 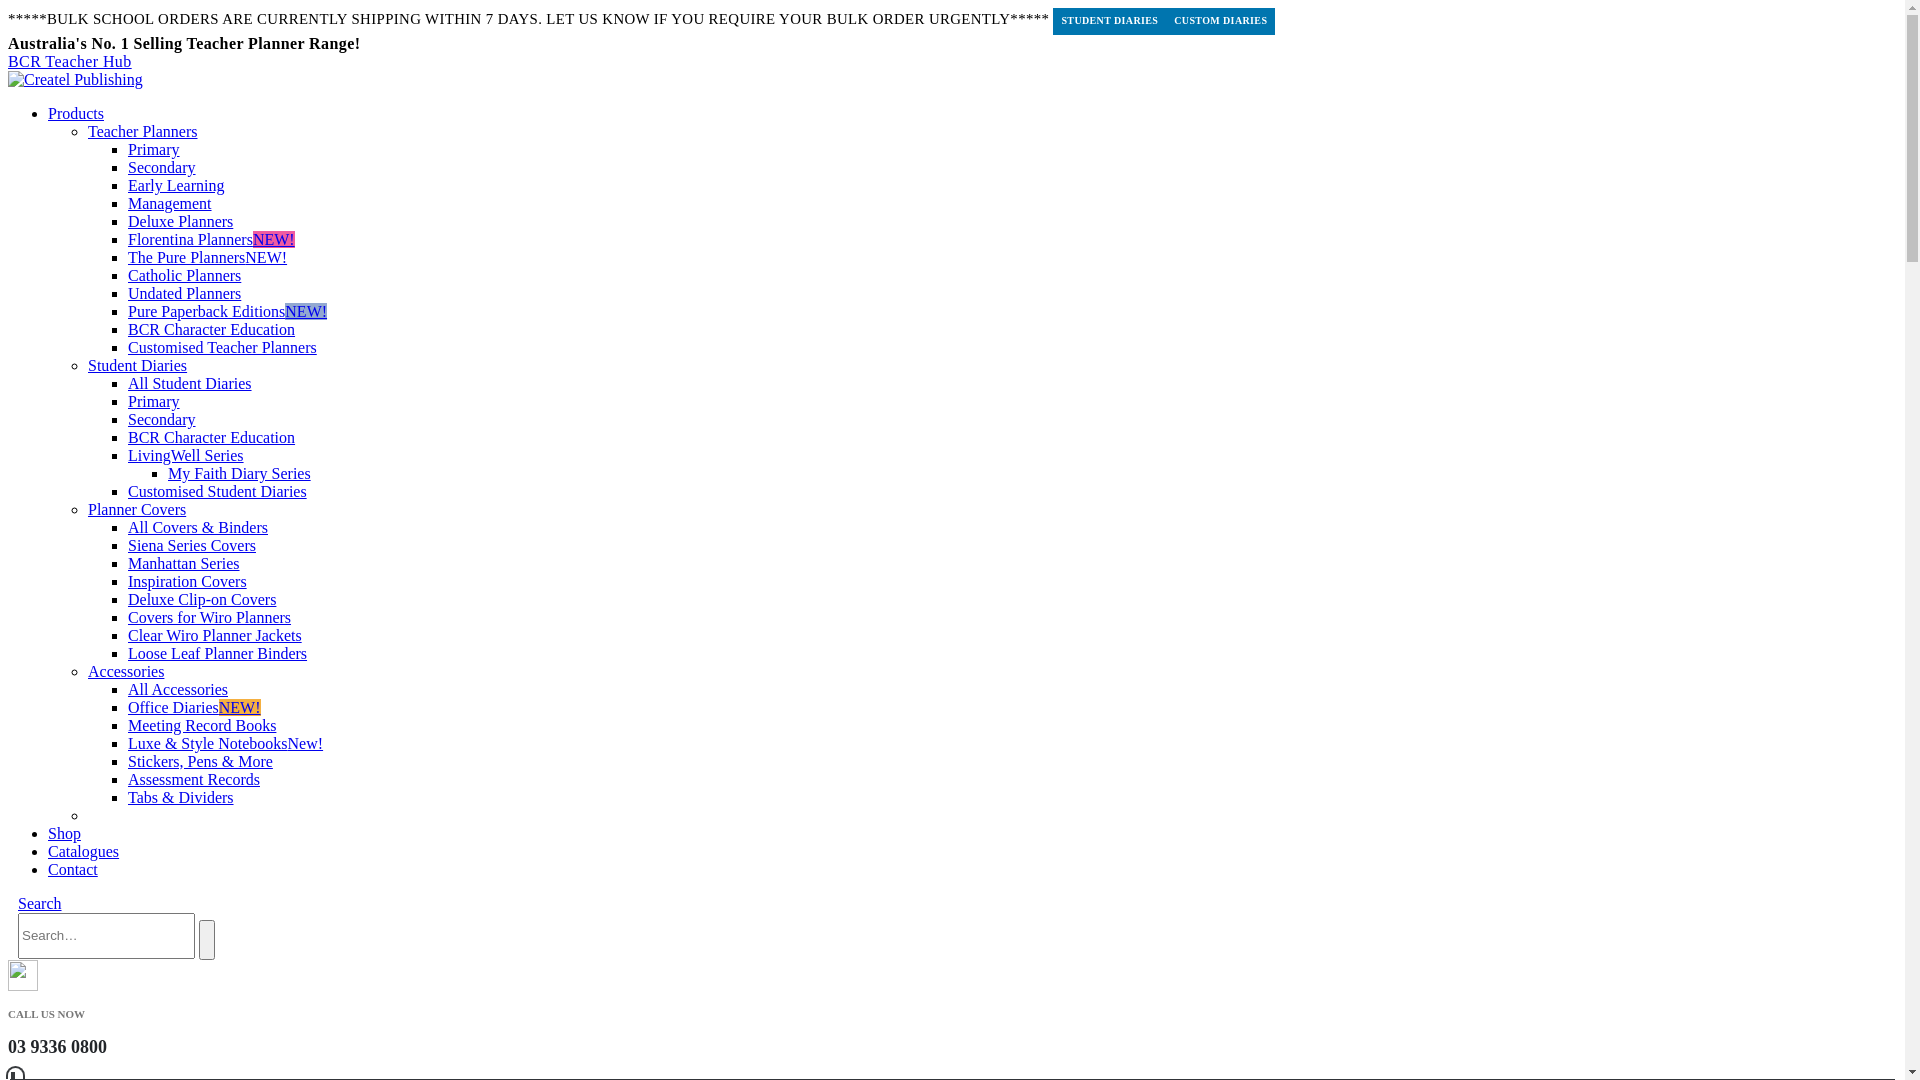 I want to click on 'Student Diaries', so click(x=86, y=365).